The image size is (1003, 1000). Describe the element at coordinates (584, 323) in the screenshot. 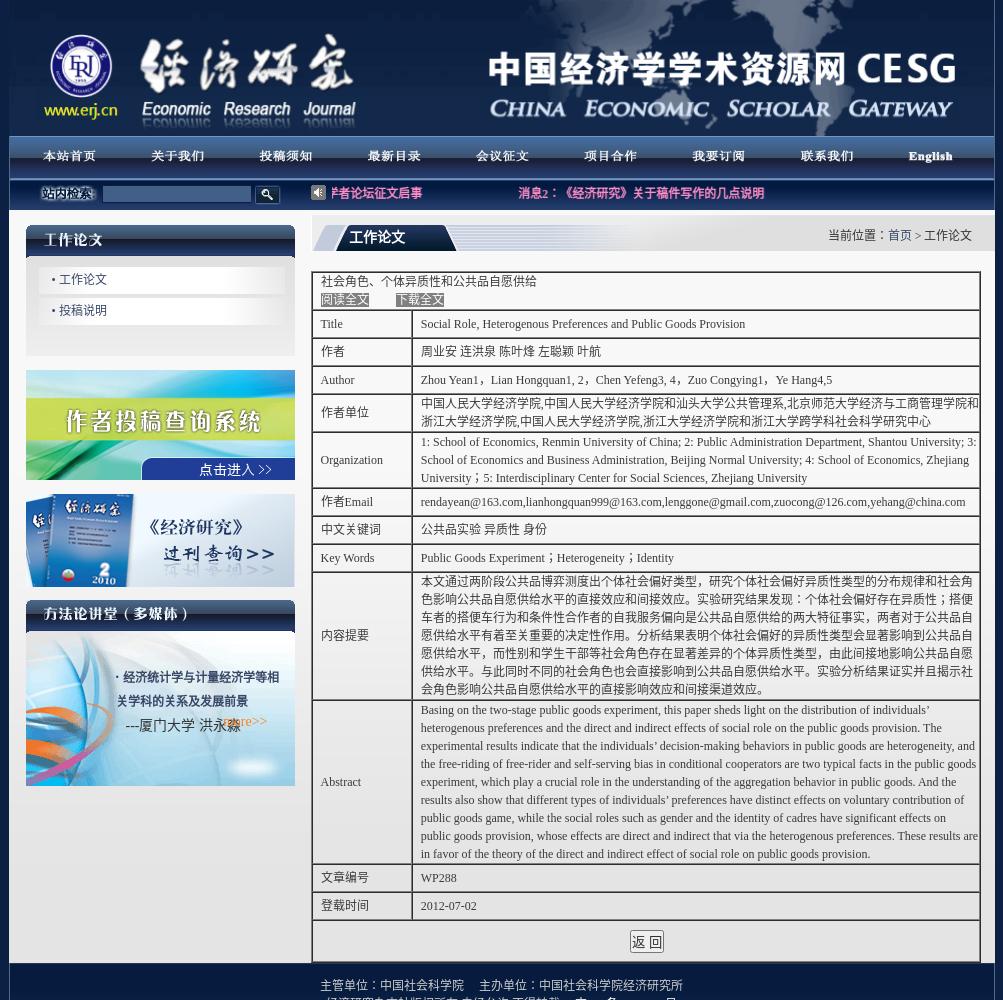

I see `'Social Role, Heterogenous Preferences and Public Goods Provision'` at that location.